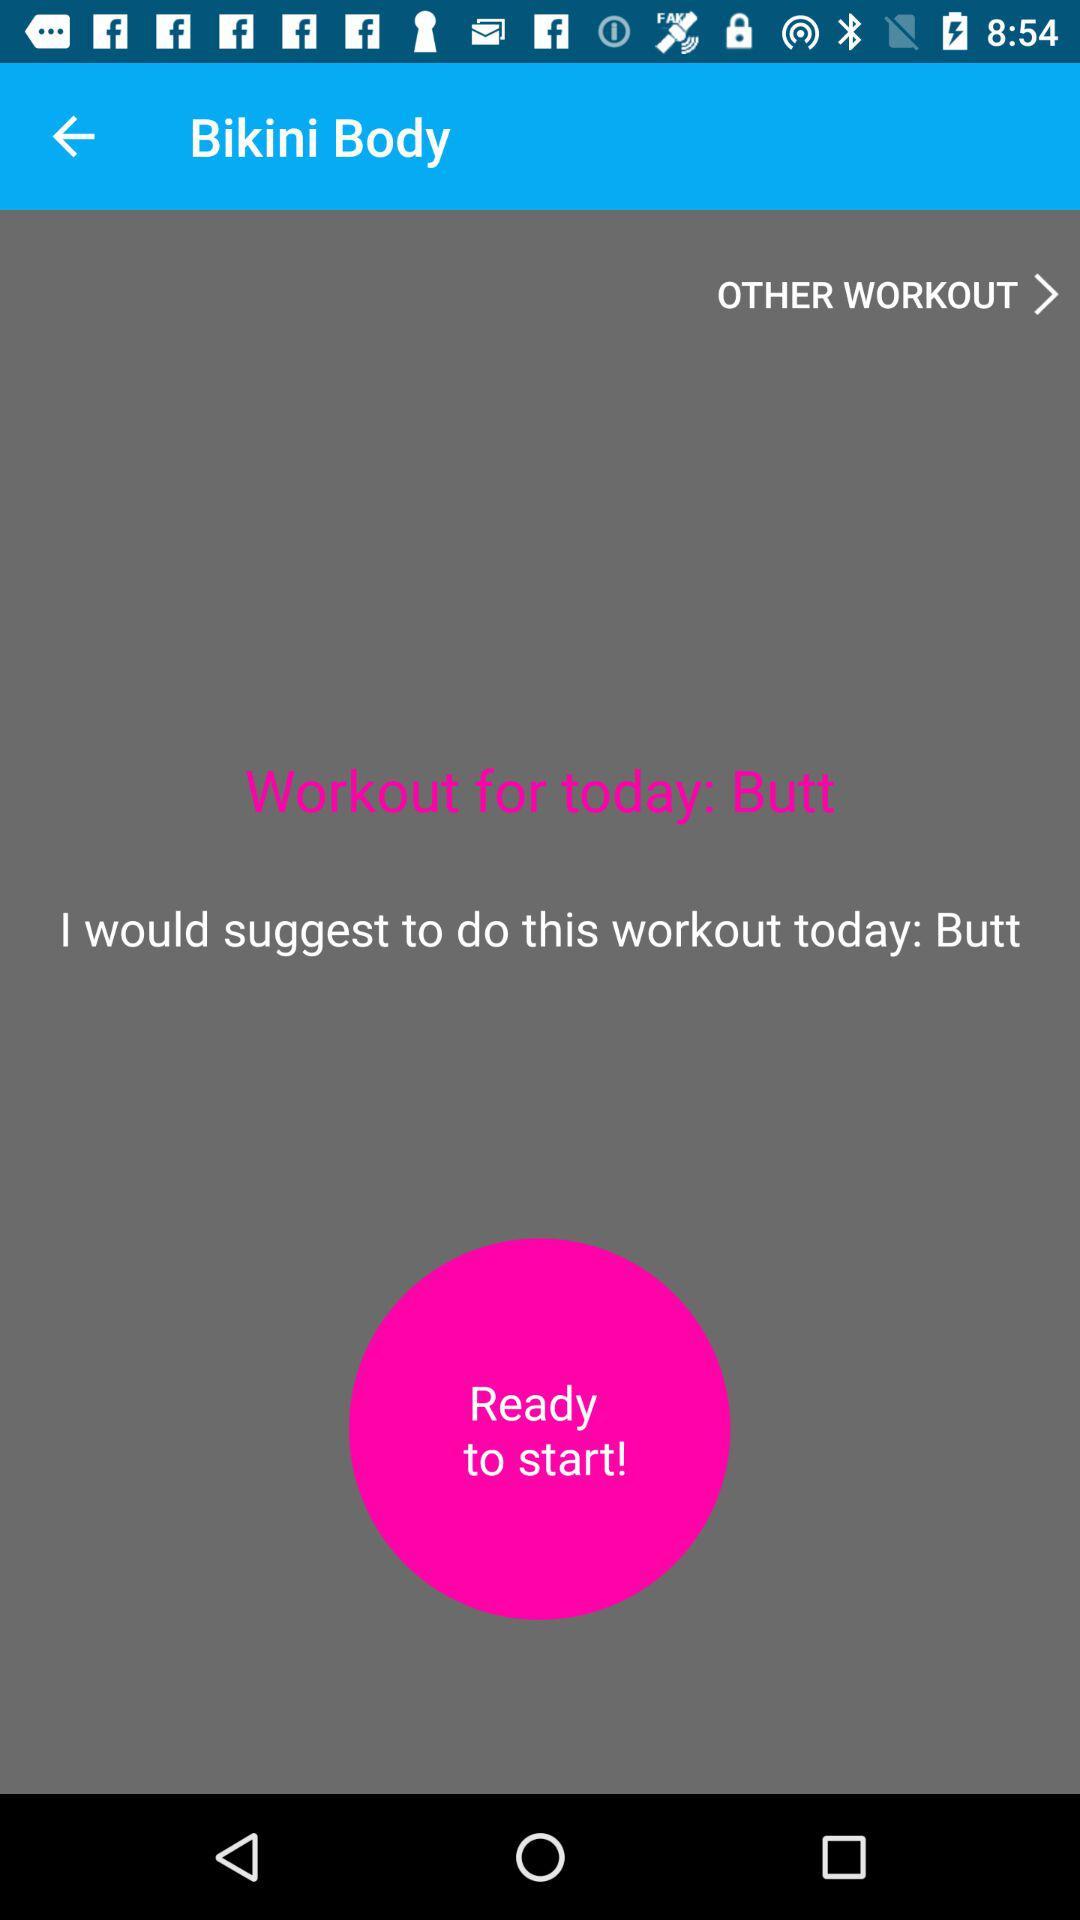  What do you see at coordinates (72, 135) in the screenshot?
I see `the app to the left of the bikini body` at bounding box center [72, 135].